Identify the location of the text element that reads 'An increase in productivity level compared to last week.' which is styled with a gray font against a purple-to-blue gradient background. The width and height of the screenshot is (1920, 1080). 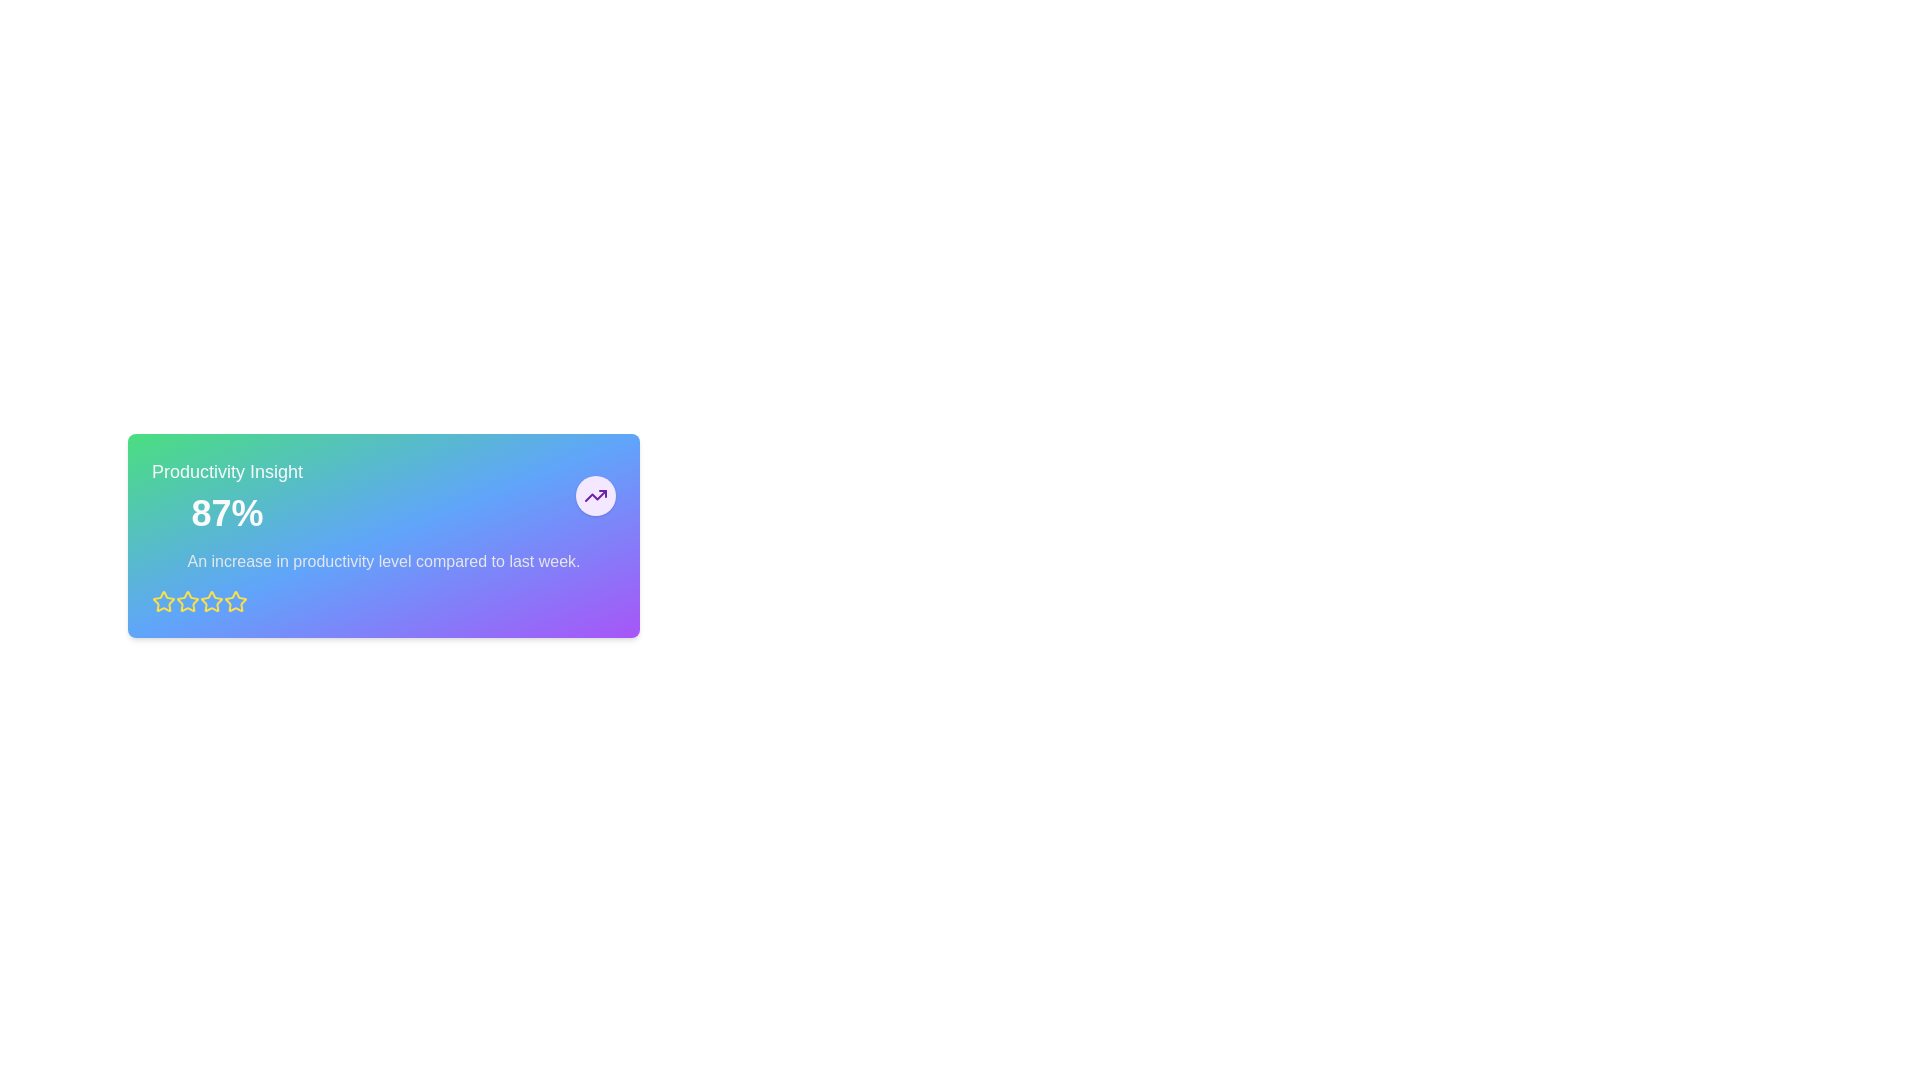
(384, 562).